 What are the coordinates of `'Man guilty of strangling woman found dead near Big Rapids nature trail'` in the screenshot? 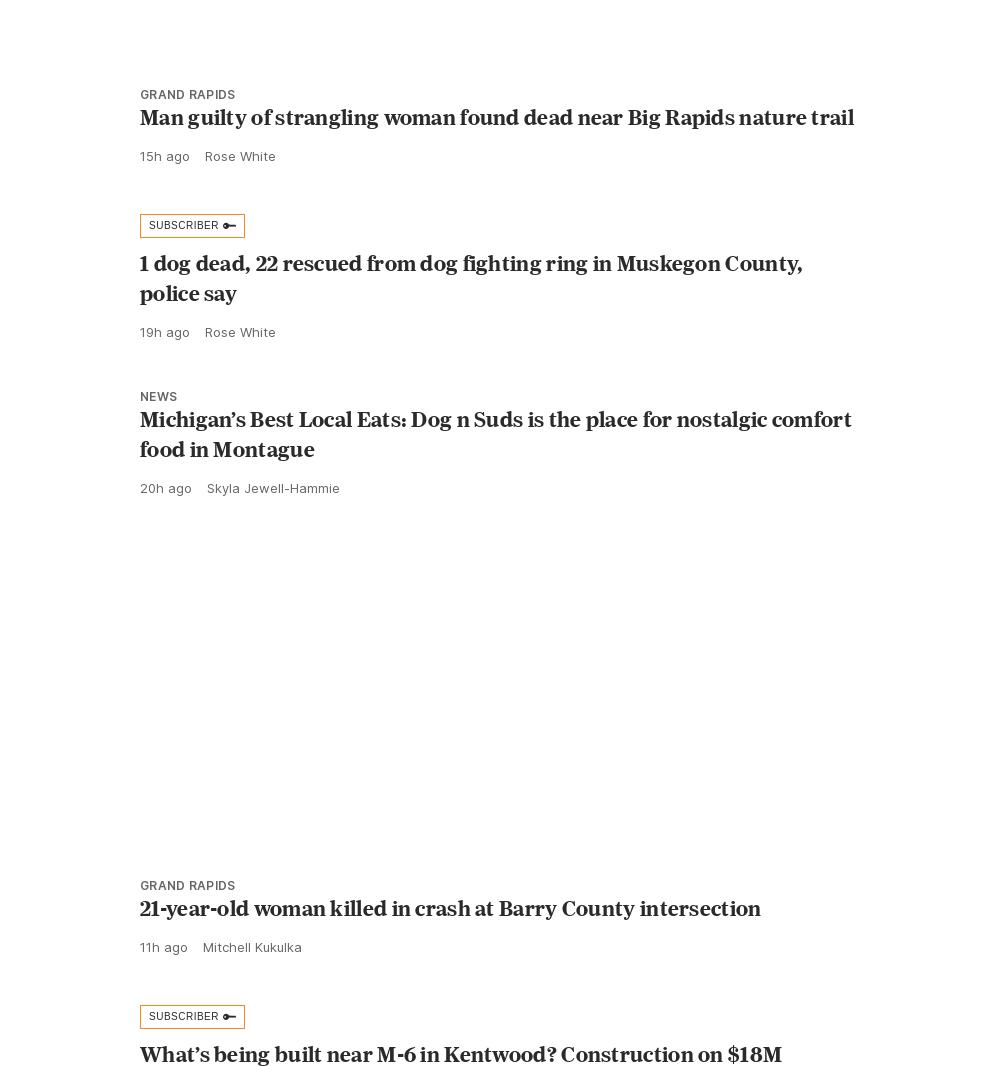 It's located at (496, 159).